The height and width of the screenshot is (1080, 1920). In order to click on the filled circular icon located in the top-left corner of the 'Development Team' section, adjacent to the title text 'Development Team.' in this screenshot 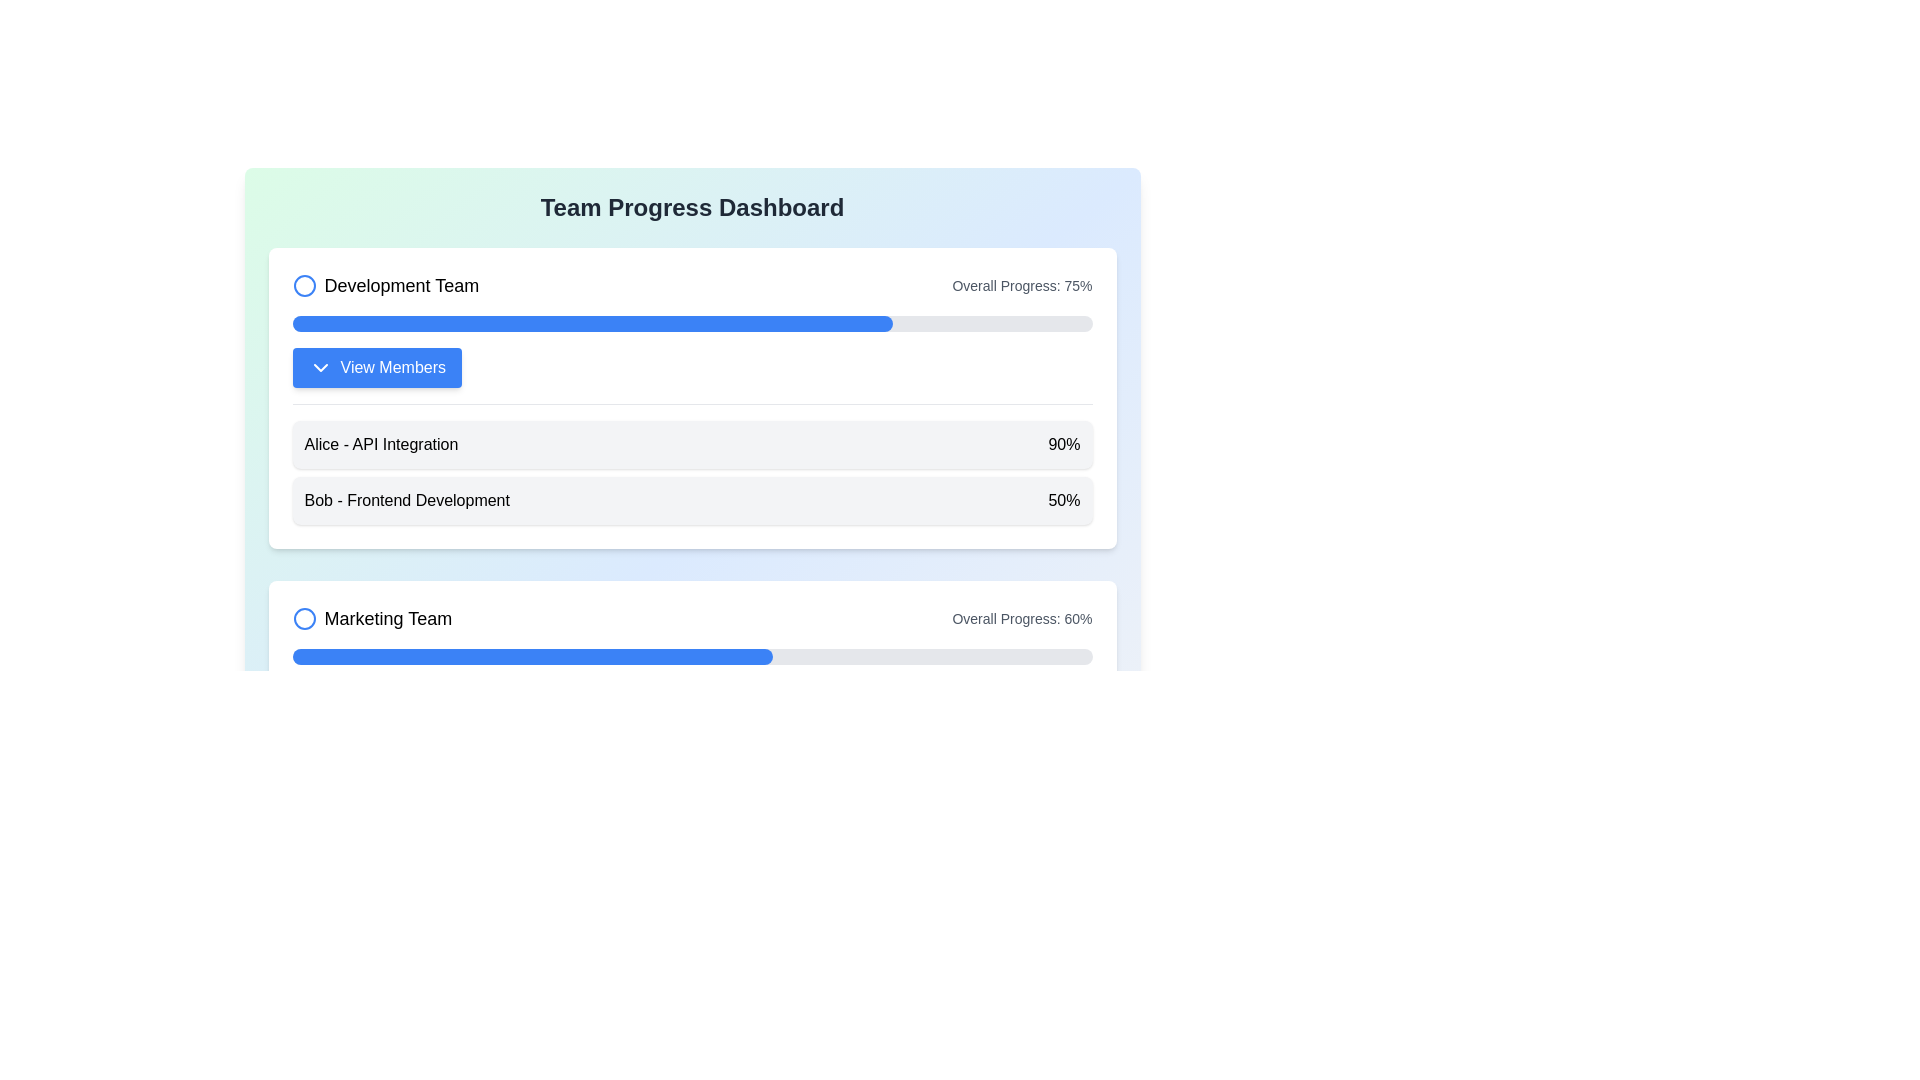, I will do `click(303, 285)`.